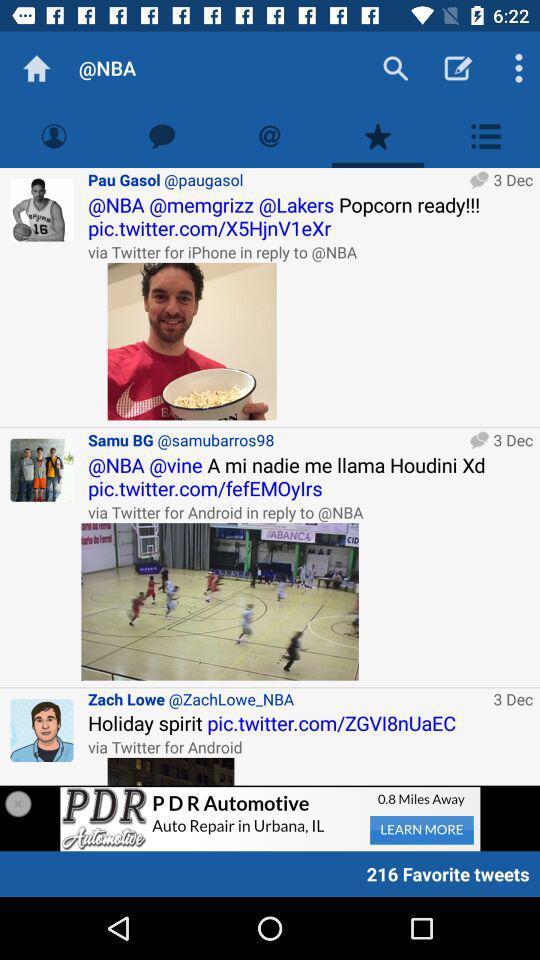  Describe the element at coordinates (54, 135) in the screenshot. I see `profile page` at that location.